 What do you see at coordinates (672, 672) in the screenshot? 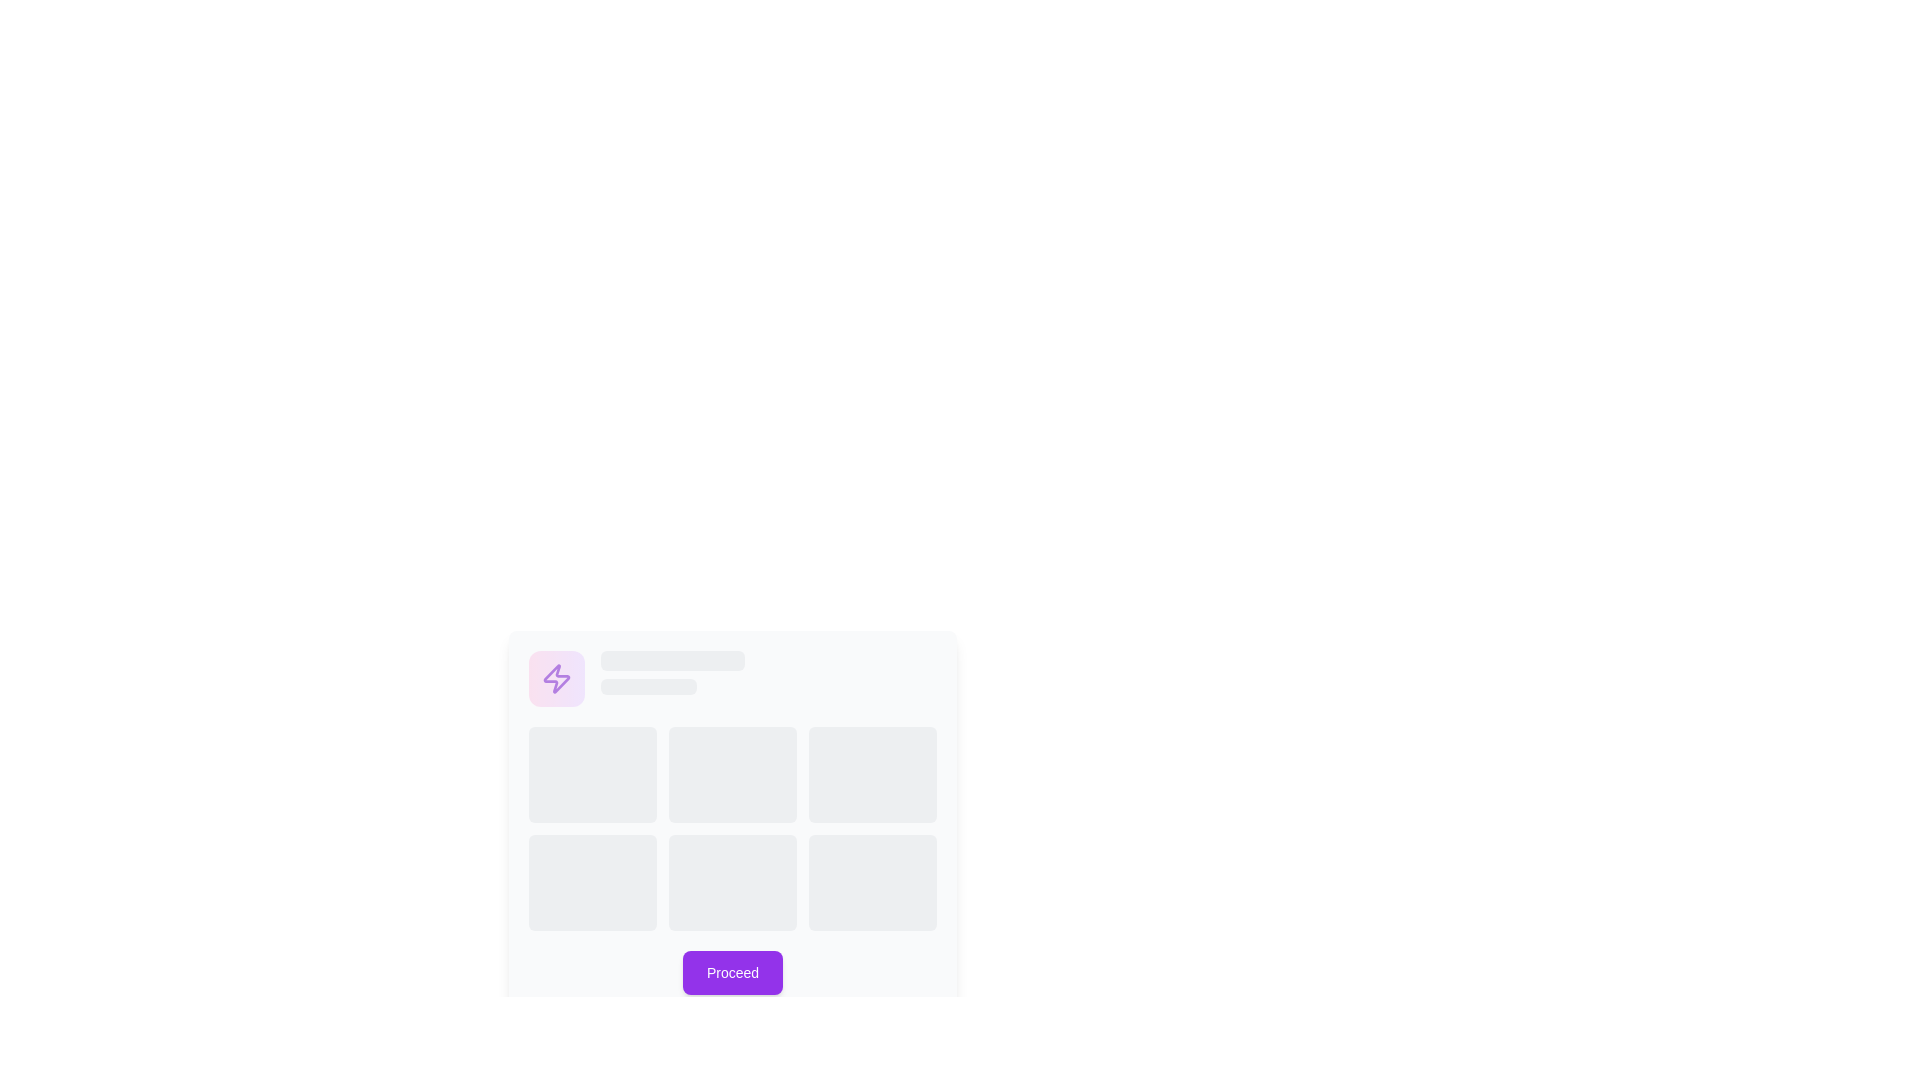
I see `the loading placeholder element, which visually indicates where content will be displayed, located slightly to the right of the central vertical axis in the upper left section of the grid layout` at bounding box center [672, 672].